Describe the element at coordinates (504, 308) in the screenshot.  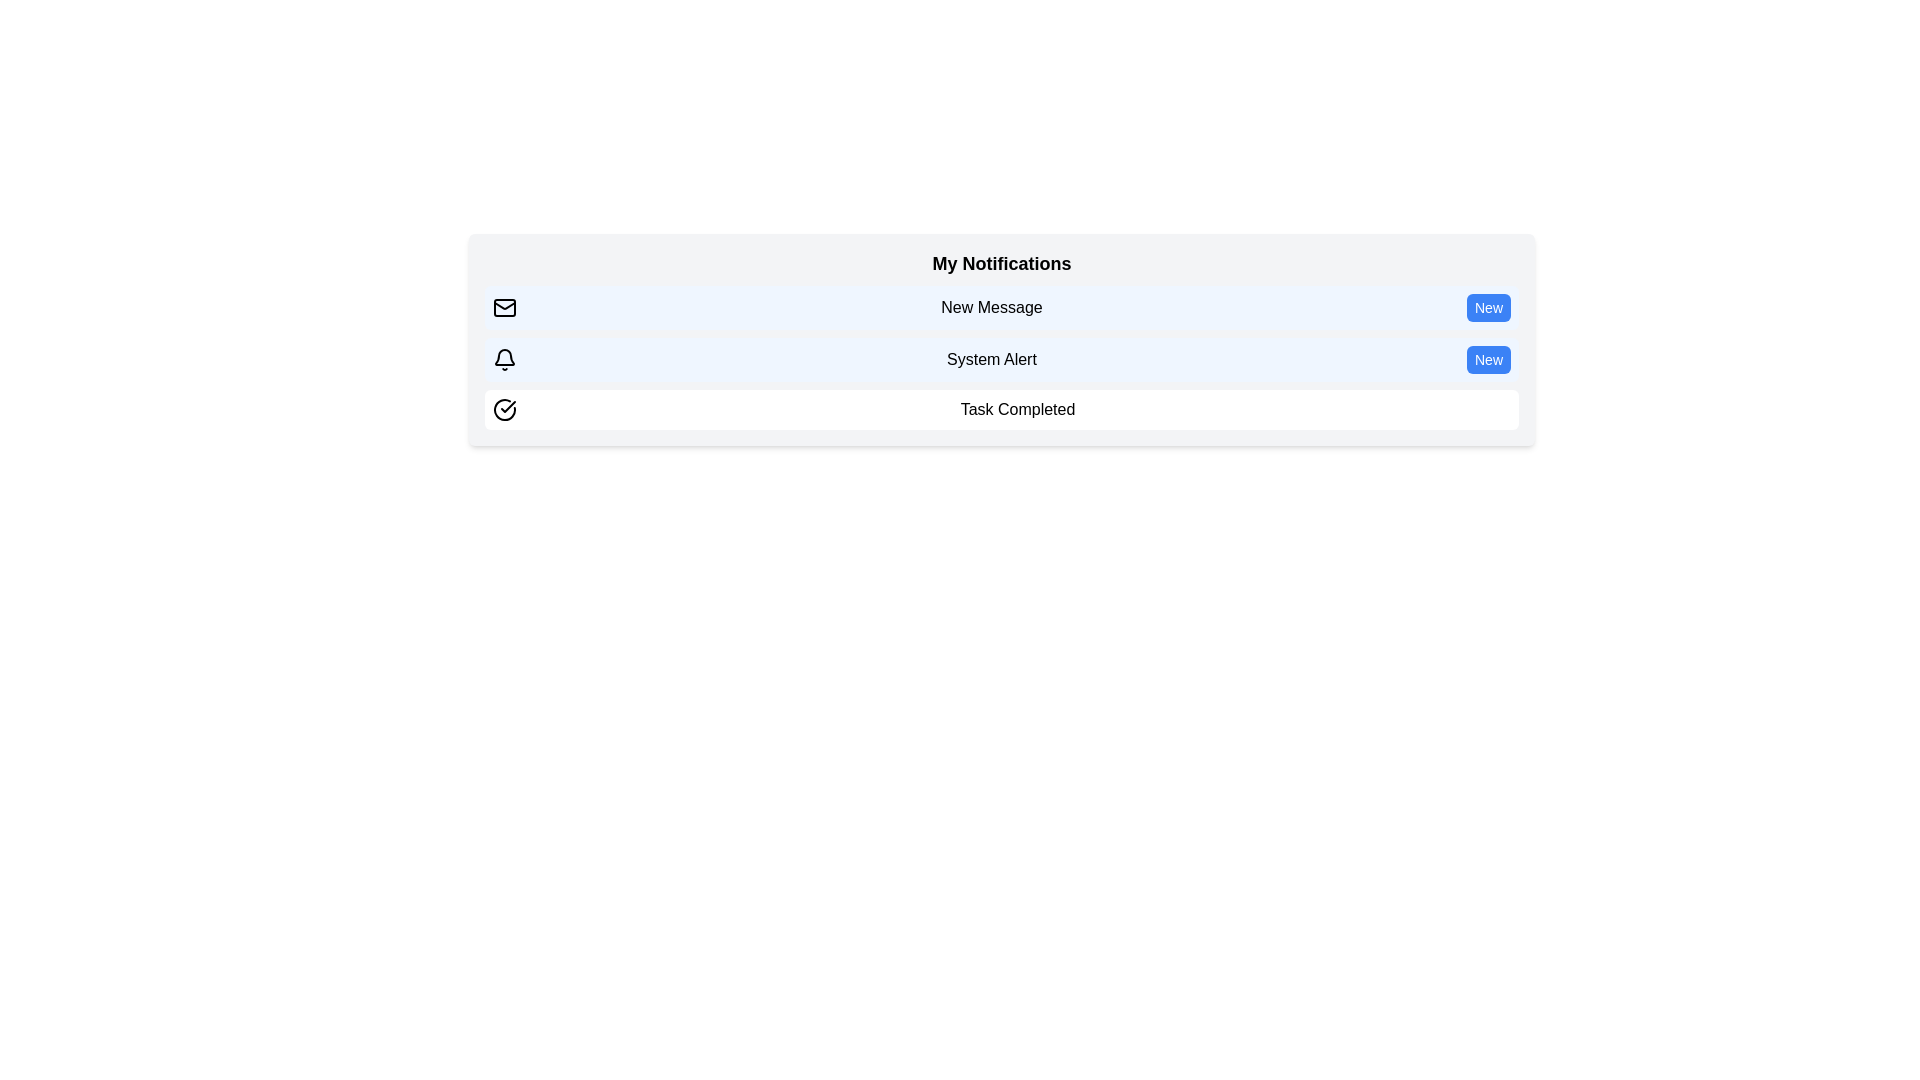
I see `the message notification icon located at the far left of the first row in the list of notifications, immediately to the left of the text 'New Message'` at that location.